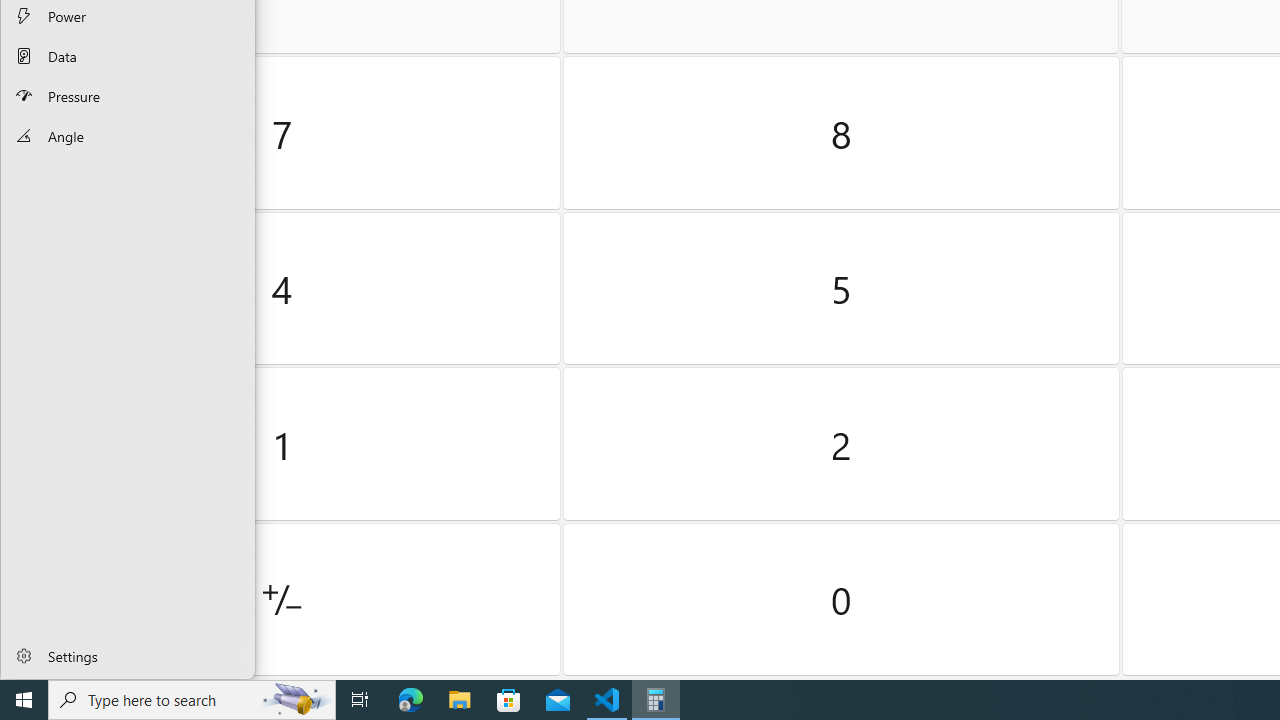 The height and width of the screenshot is (720, 1280). Describe the element at coordinates (841, 133) in the screenshot. I see `'Eight'` at that location.